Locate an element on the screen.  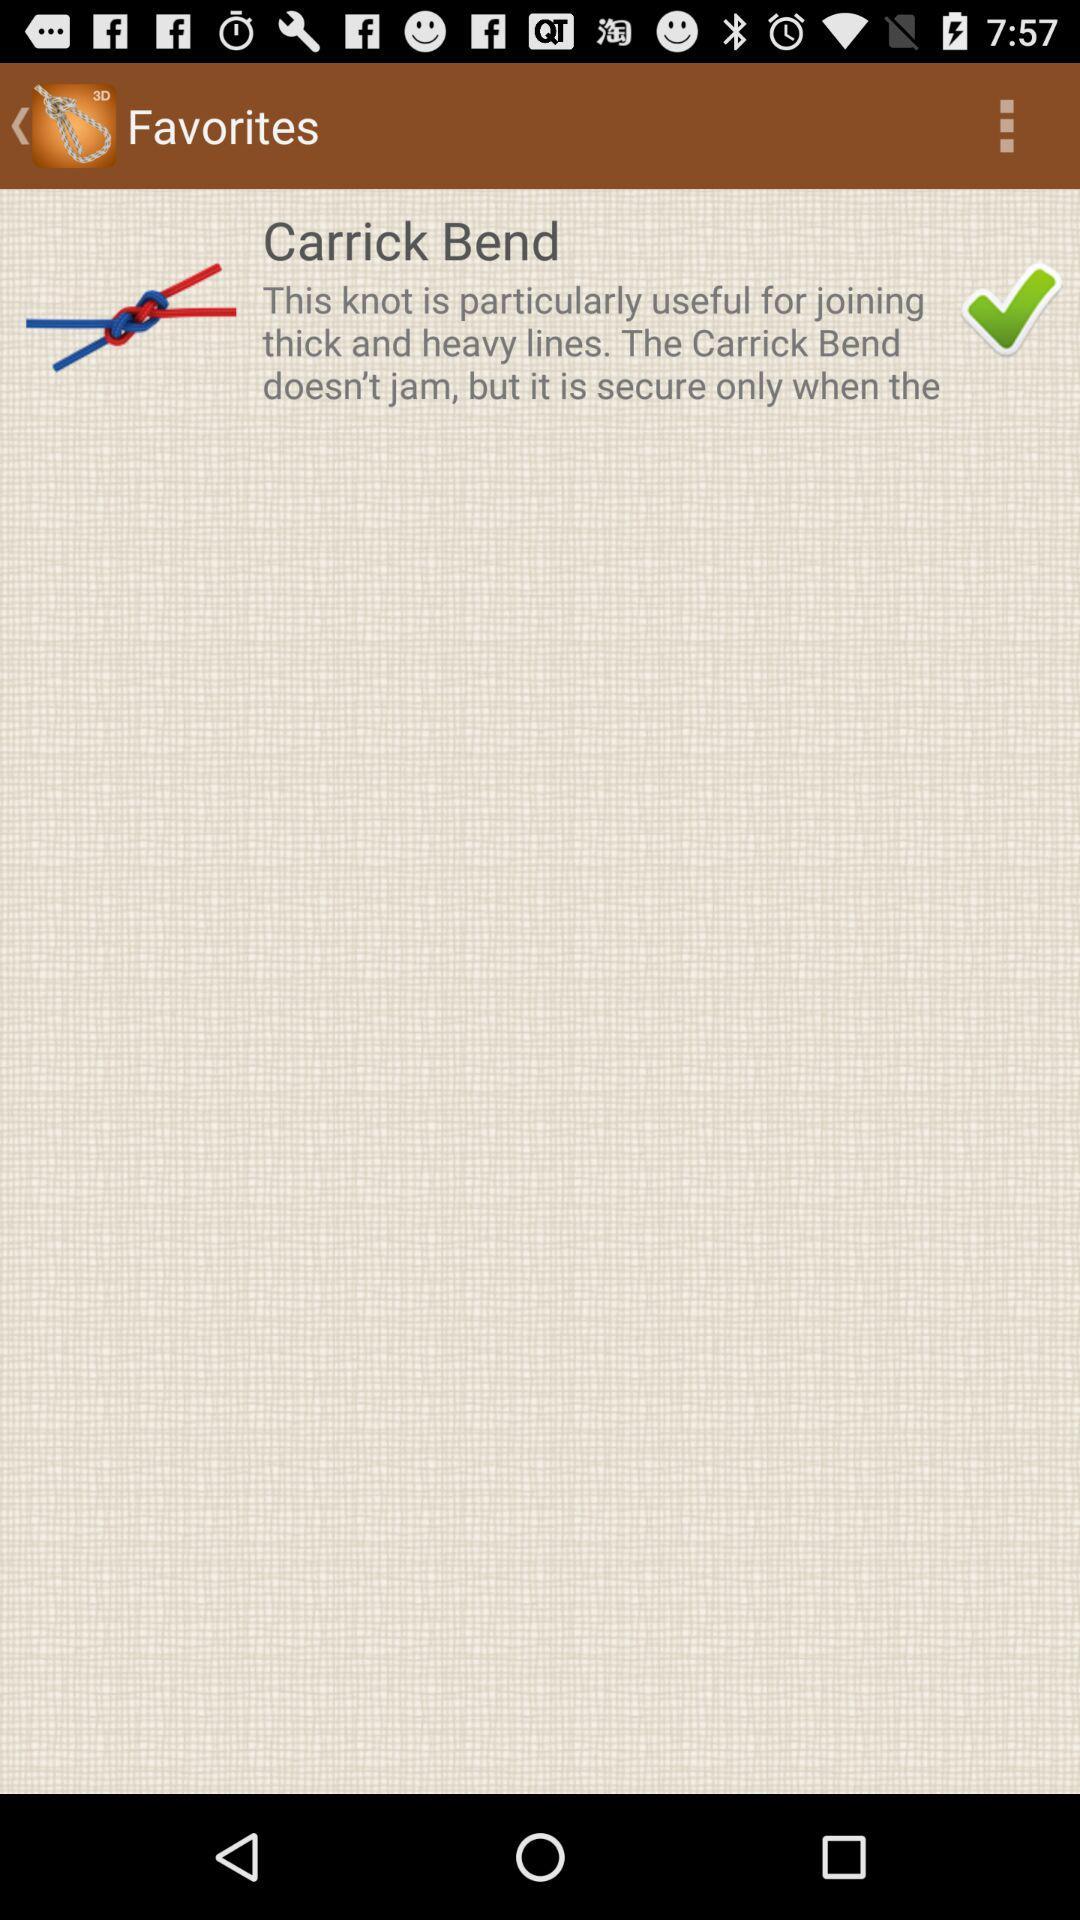
the item next to the carrick bend is located at coordinates (131, 308).